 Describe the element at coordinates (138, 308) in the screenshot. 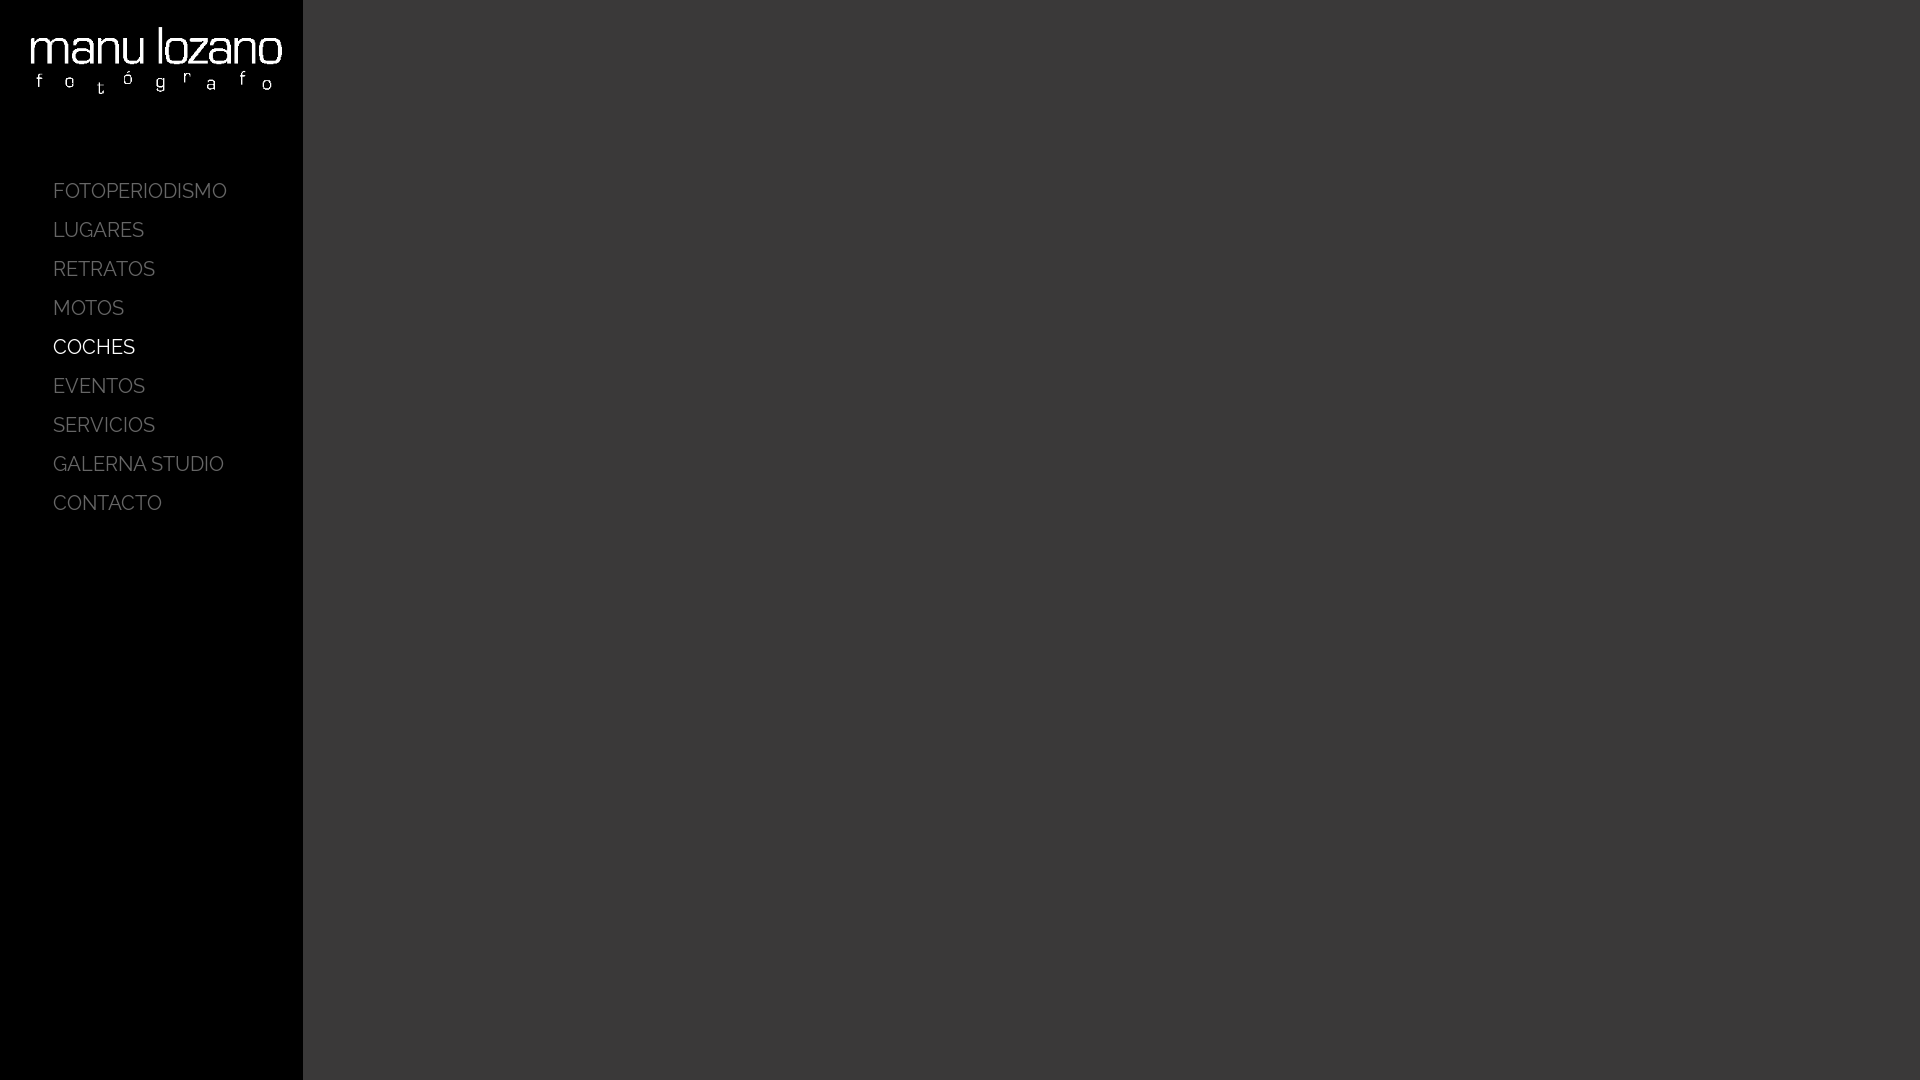

I see `'MOTOS'` at that location.